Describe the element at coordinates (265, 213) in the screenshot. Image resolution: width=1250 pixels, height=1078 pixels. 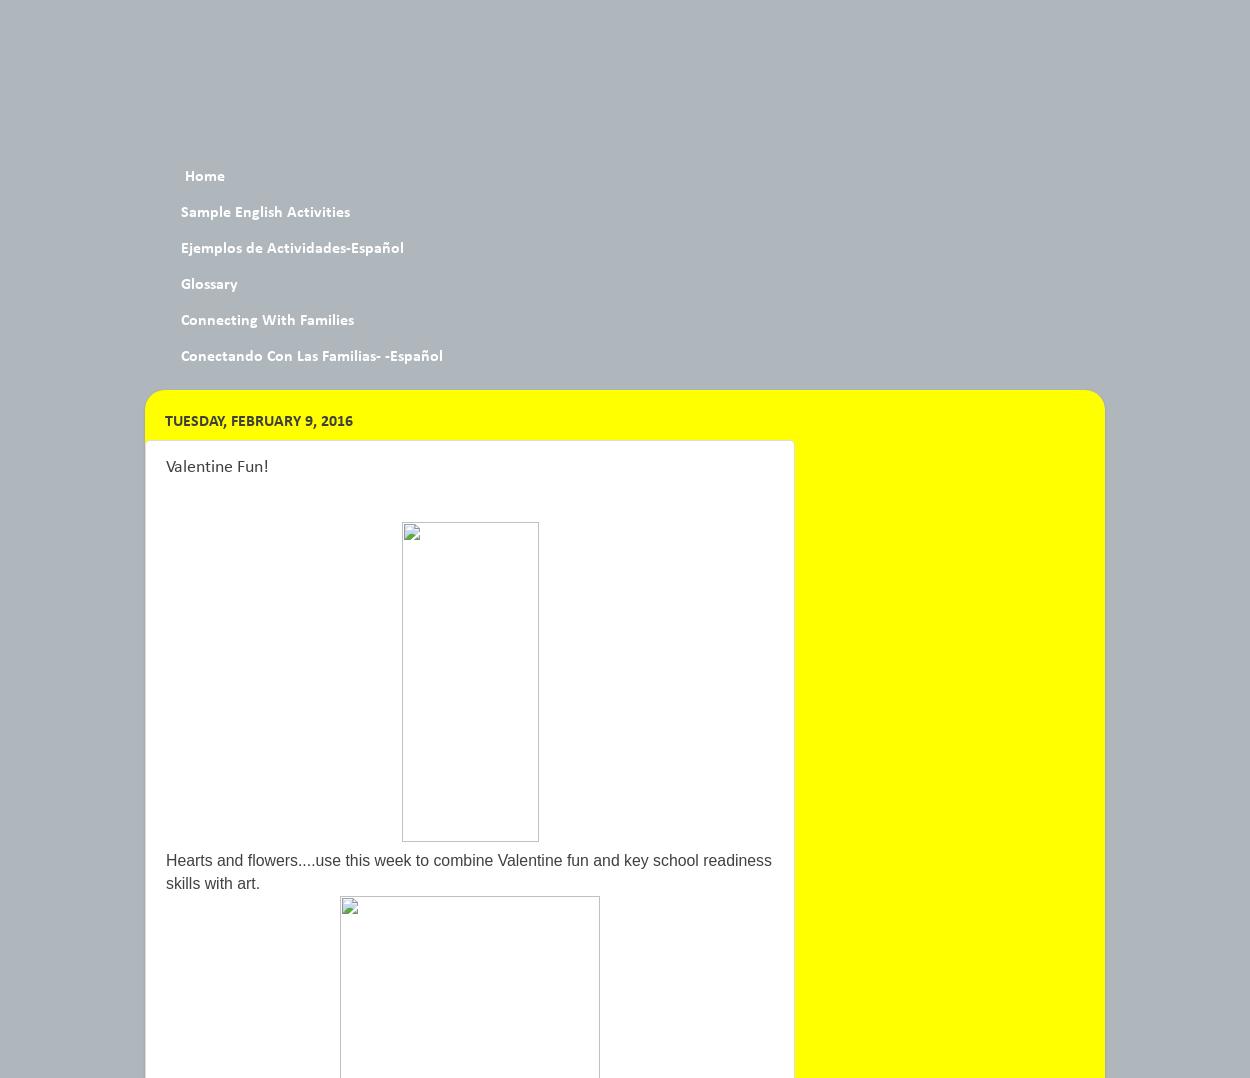
I see `'Sample English Activities'` at that location.